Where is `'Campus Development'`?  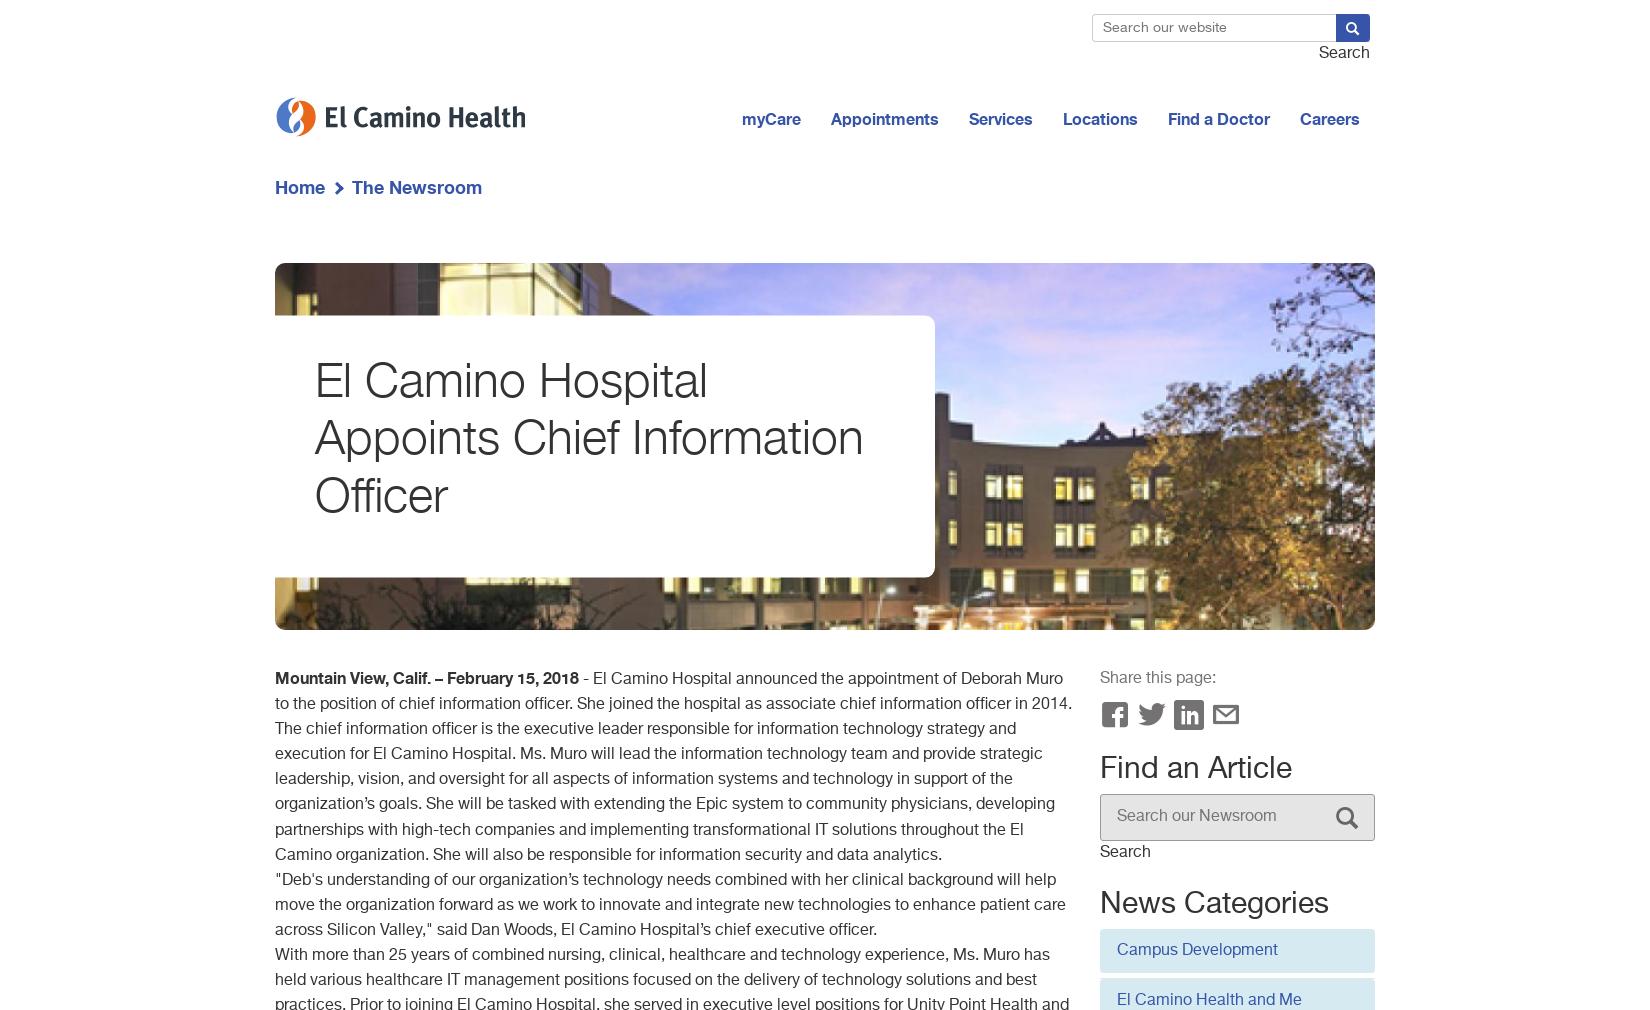 'Campus Development' is located at coordinates (1197, 951).